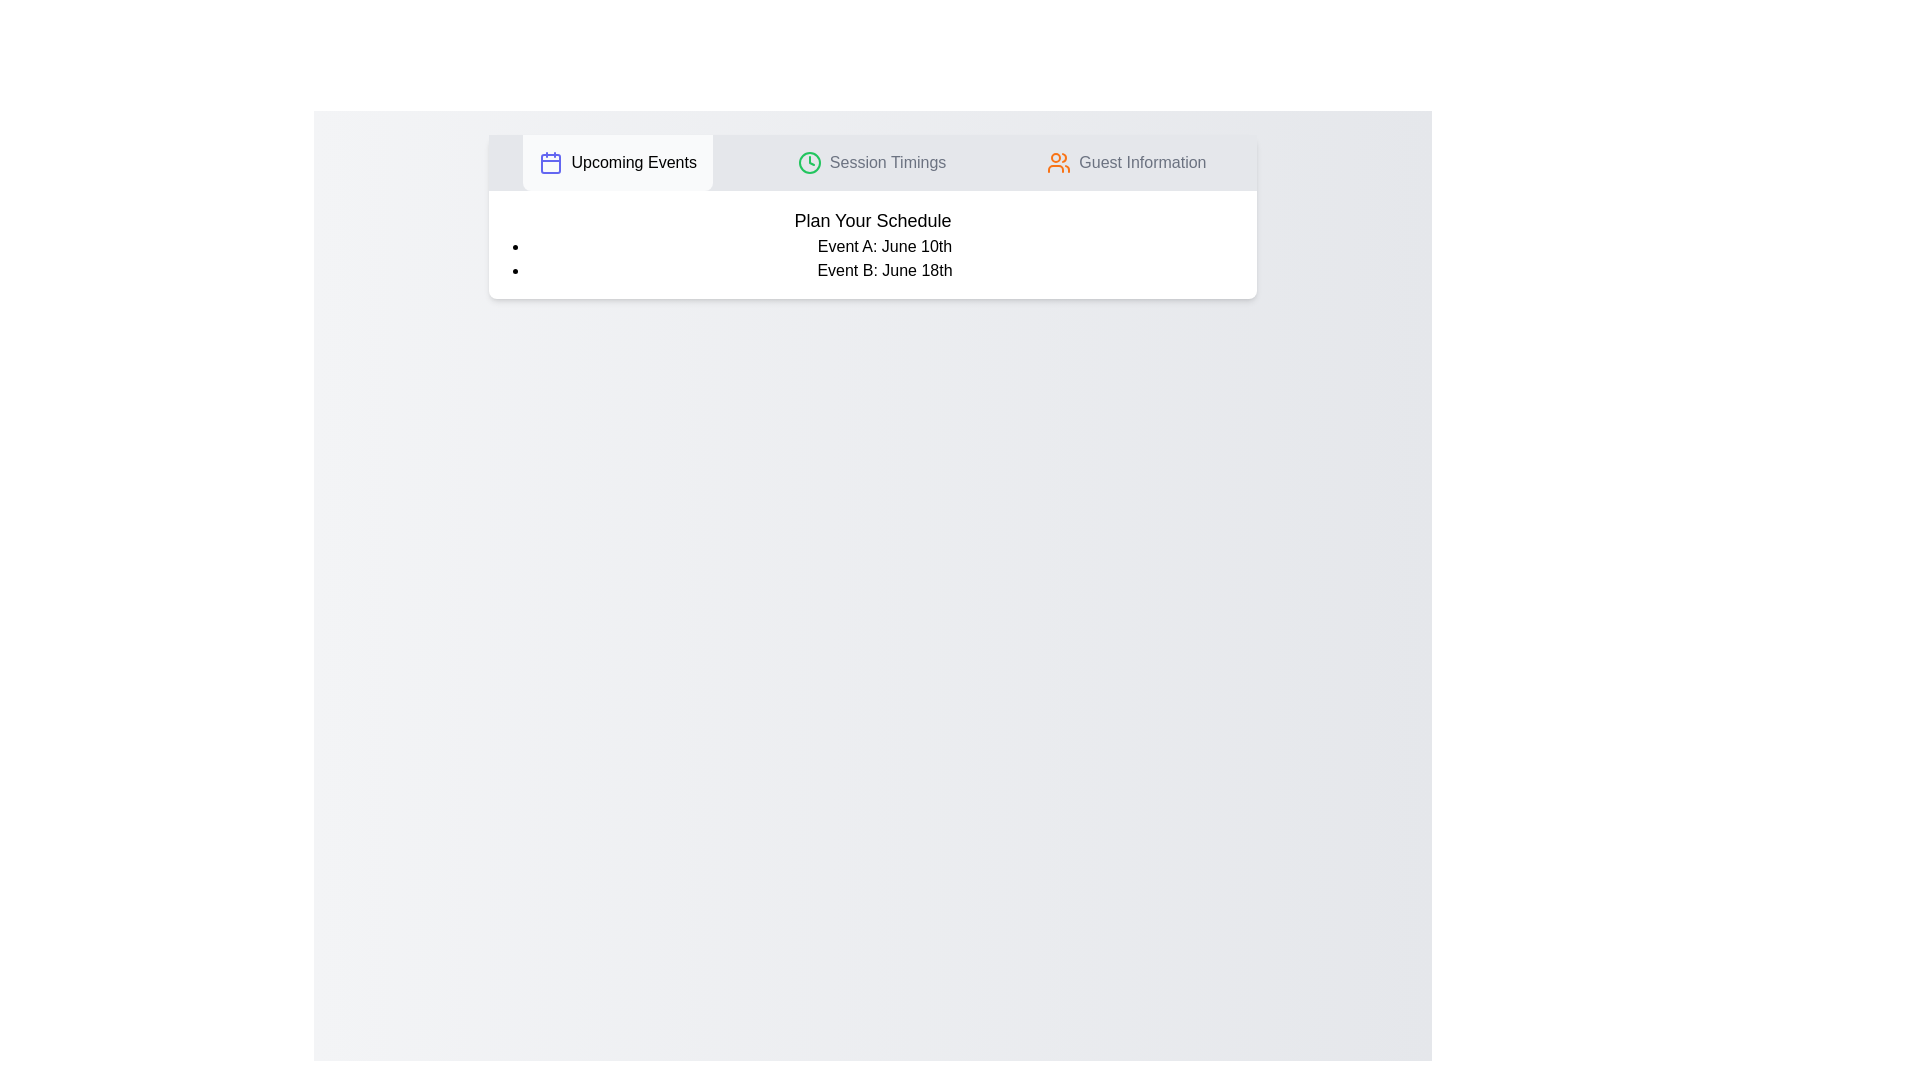 Image resolution: width=1920 pixels, height=1080 pixels. What do you see at coordinates (1127, 161) in the screenshot?
I see `the tab labeled 'Guest Information' to observe its effect` at bounding box center [1127, 161].